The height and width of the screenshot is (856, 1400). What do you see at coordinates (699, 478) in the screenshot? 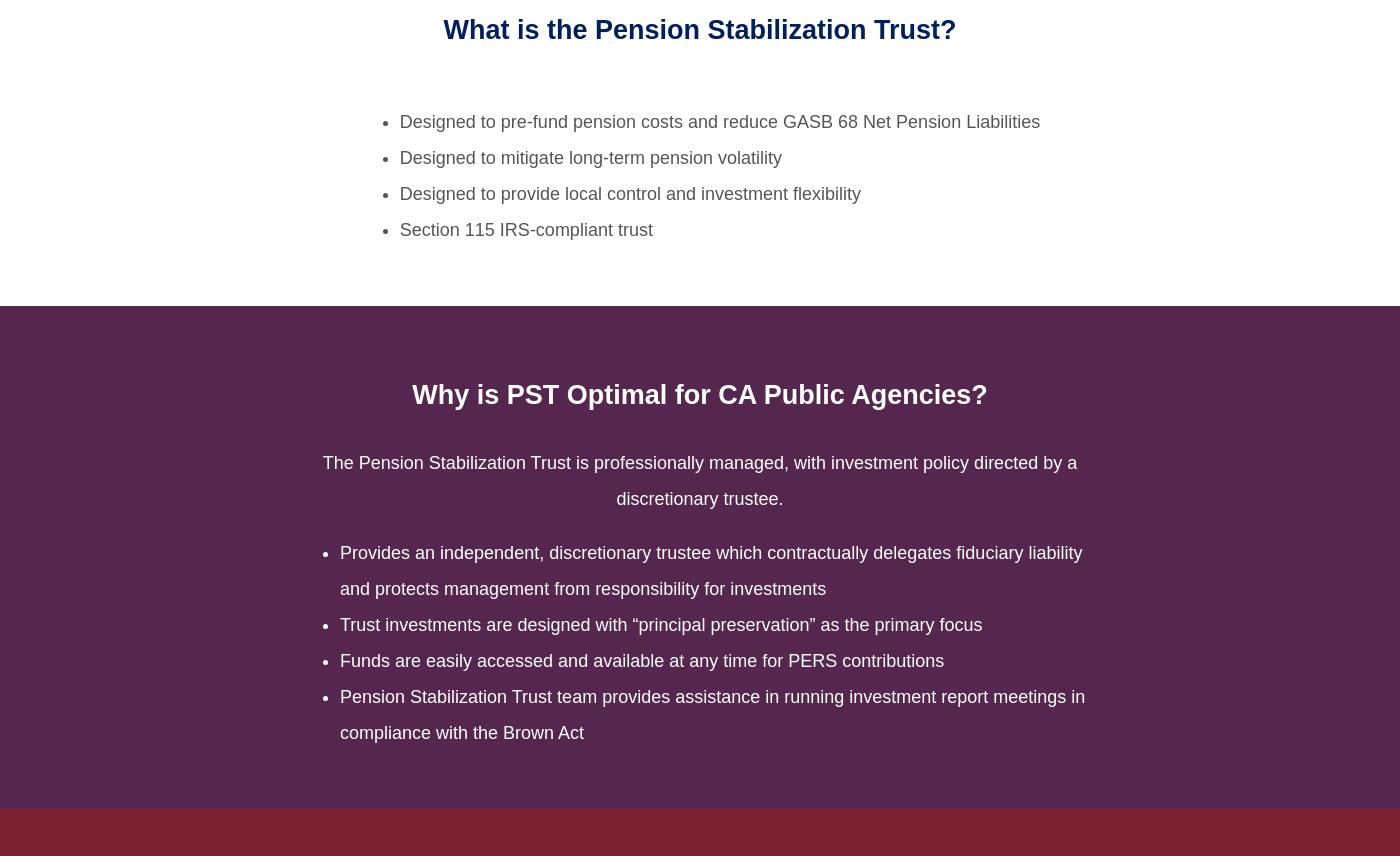
I see `'The Pension Stabilization Trust is professionally managed, with investment policy directed by a discretionary trustee.'` at bounding box center [699, 478].